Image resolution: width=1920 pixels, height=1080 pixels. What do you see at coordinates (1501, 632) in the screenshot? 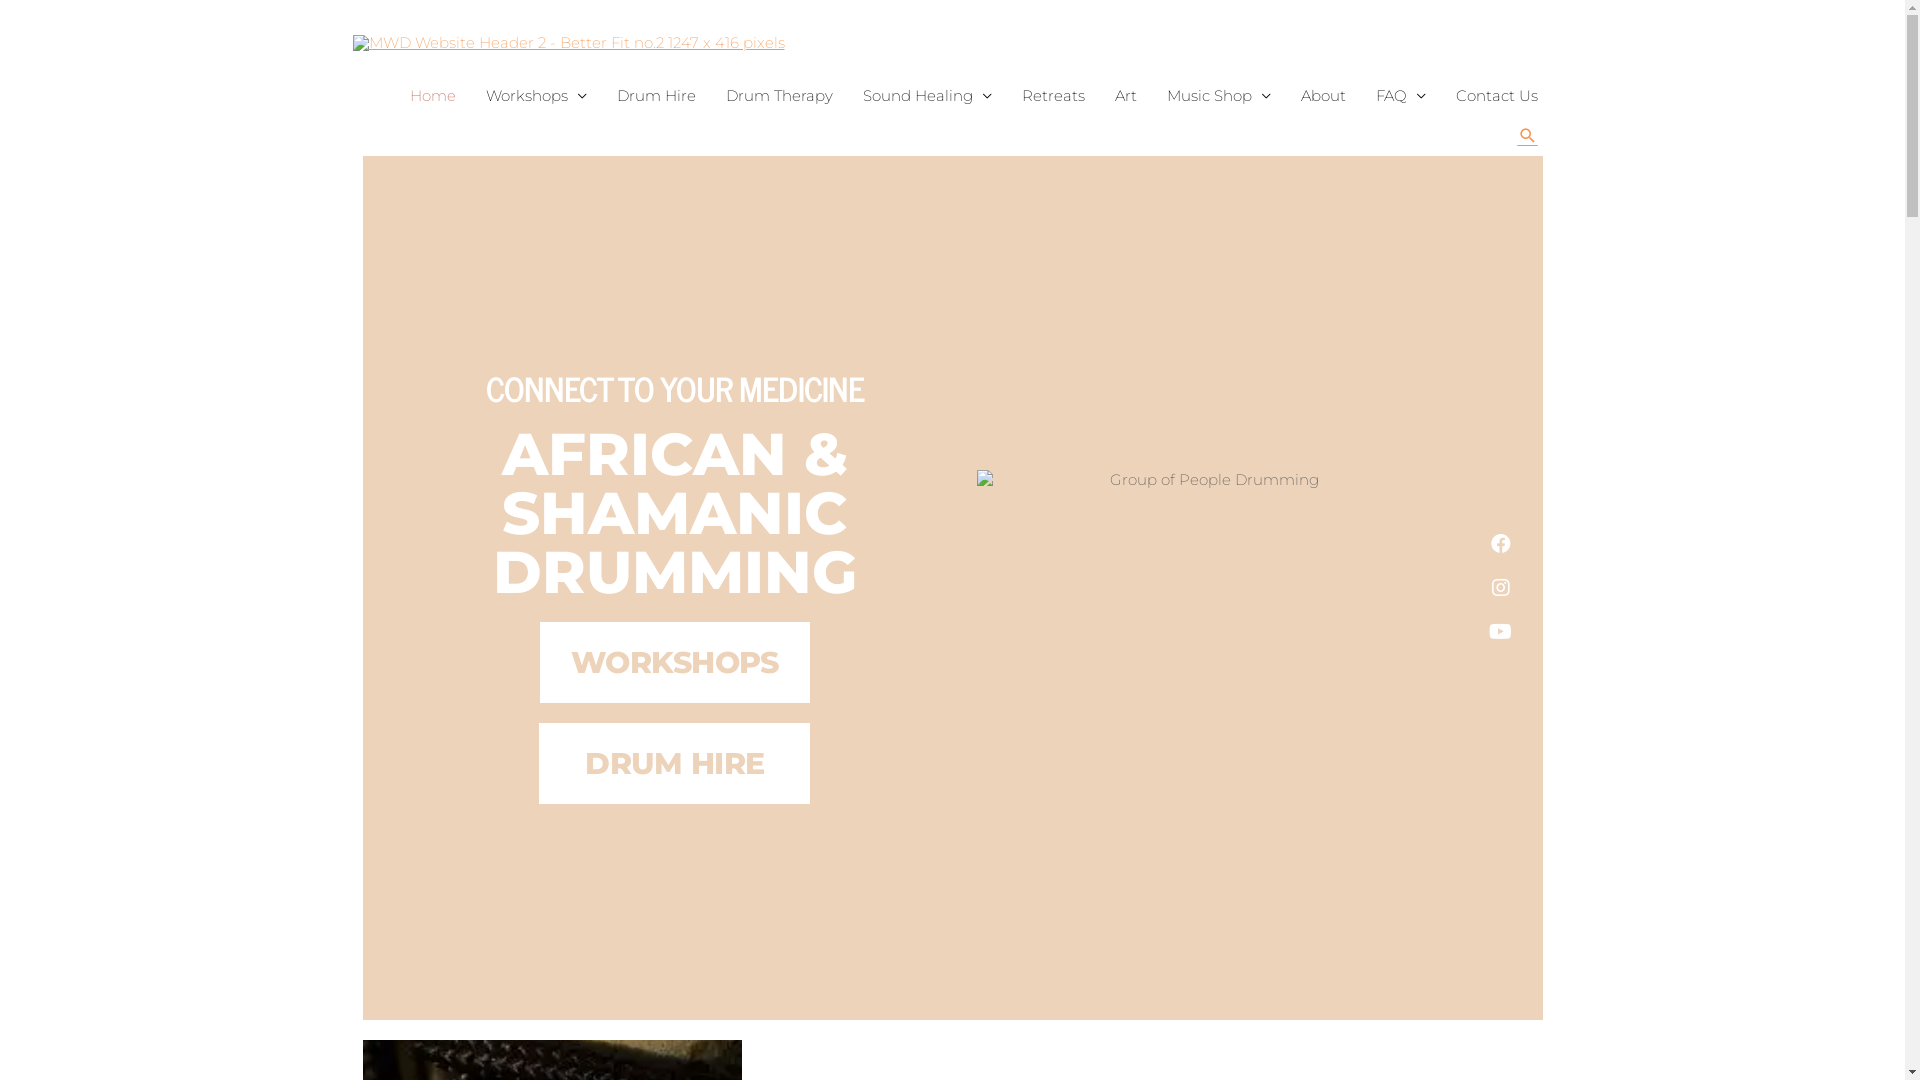
I see `'Youtube'` at bounding box center [1501, 632].